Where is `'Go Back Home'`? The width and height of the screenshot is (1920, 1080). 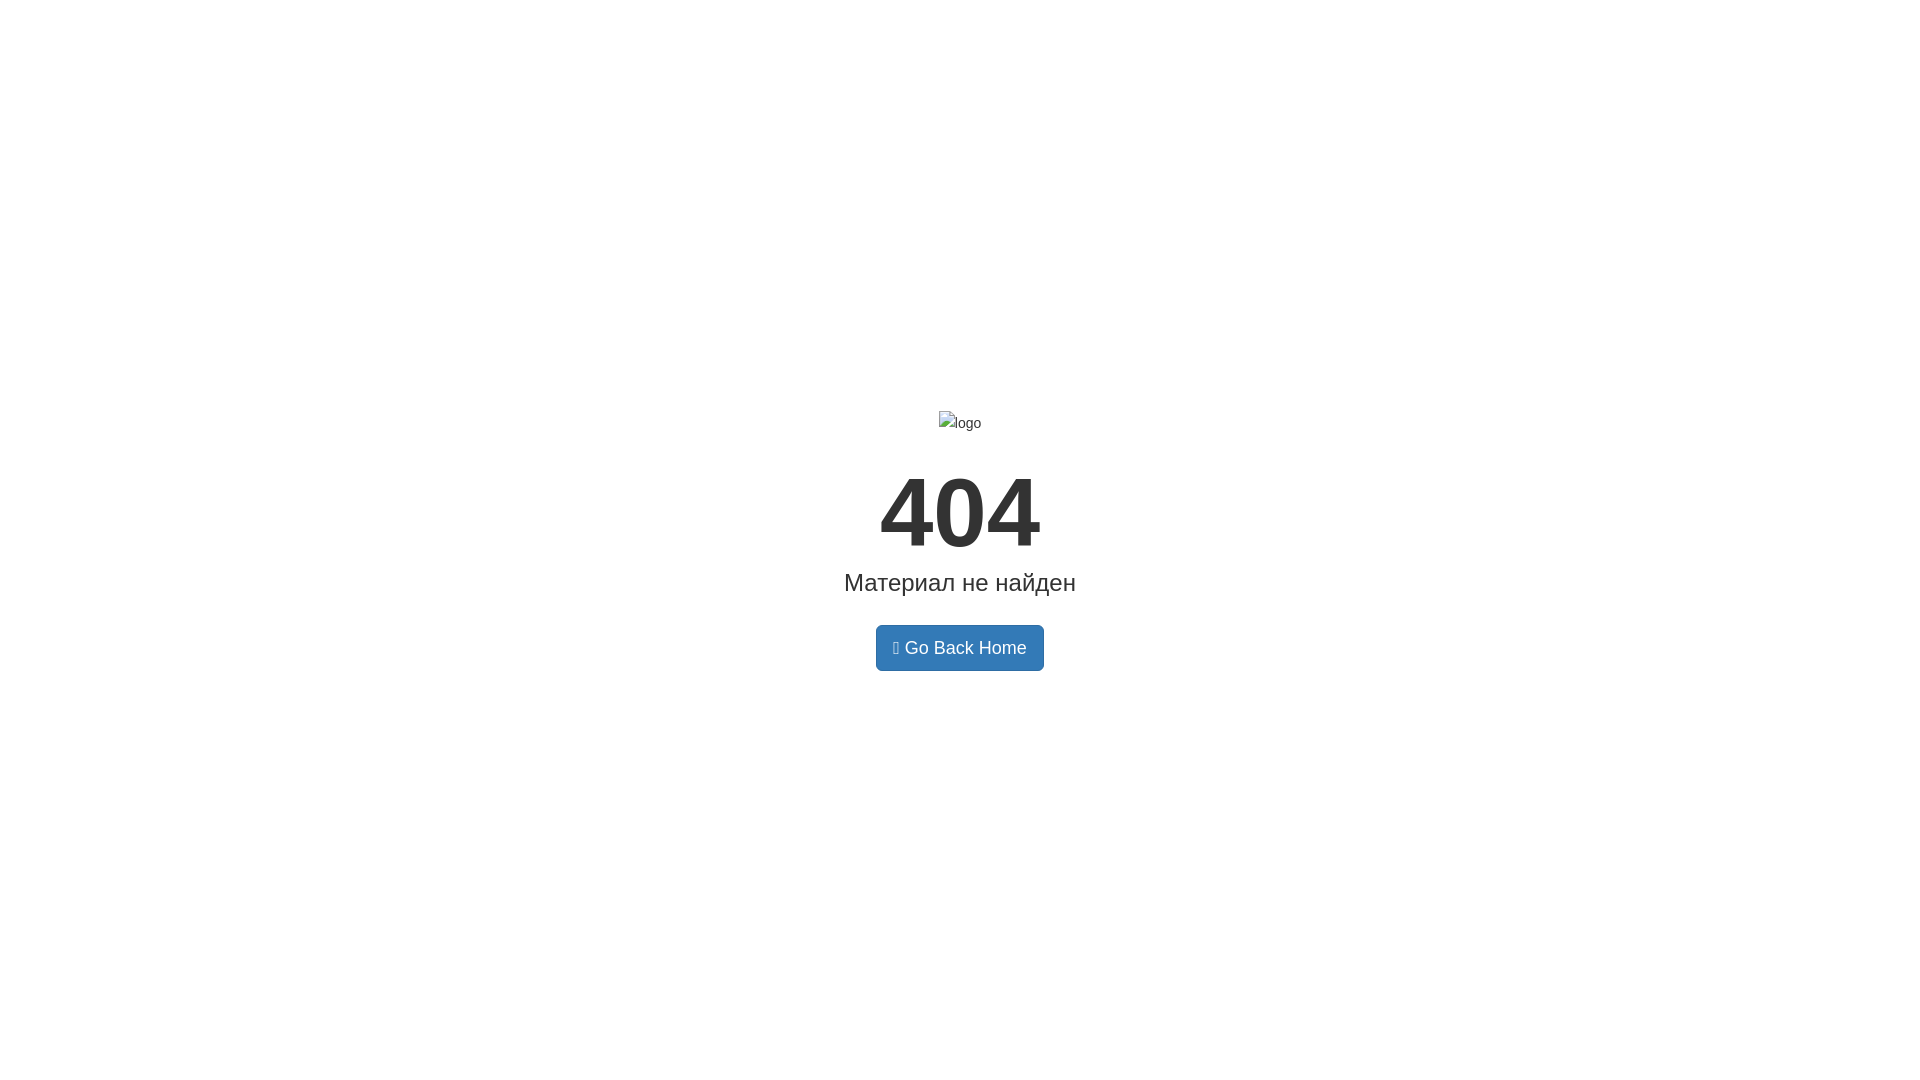 'Go Back Home' is located at coordinates (960, 648).